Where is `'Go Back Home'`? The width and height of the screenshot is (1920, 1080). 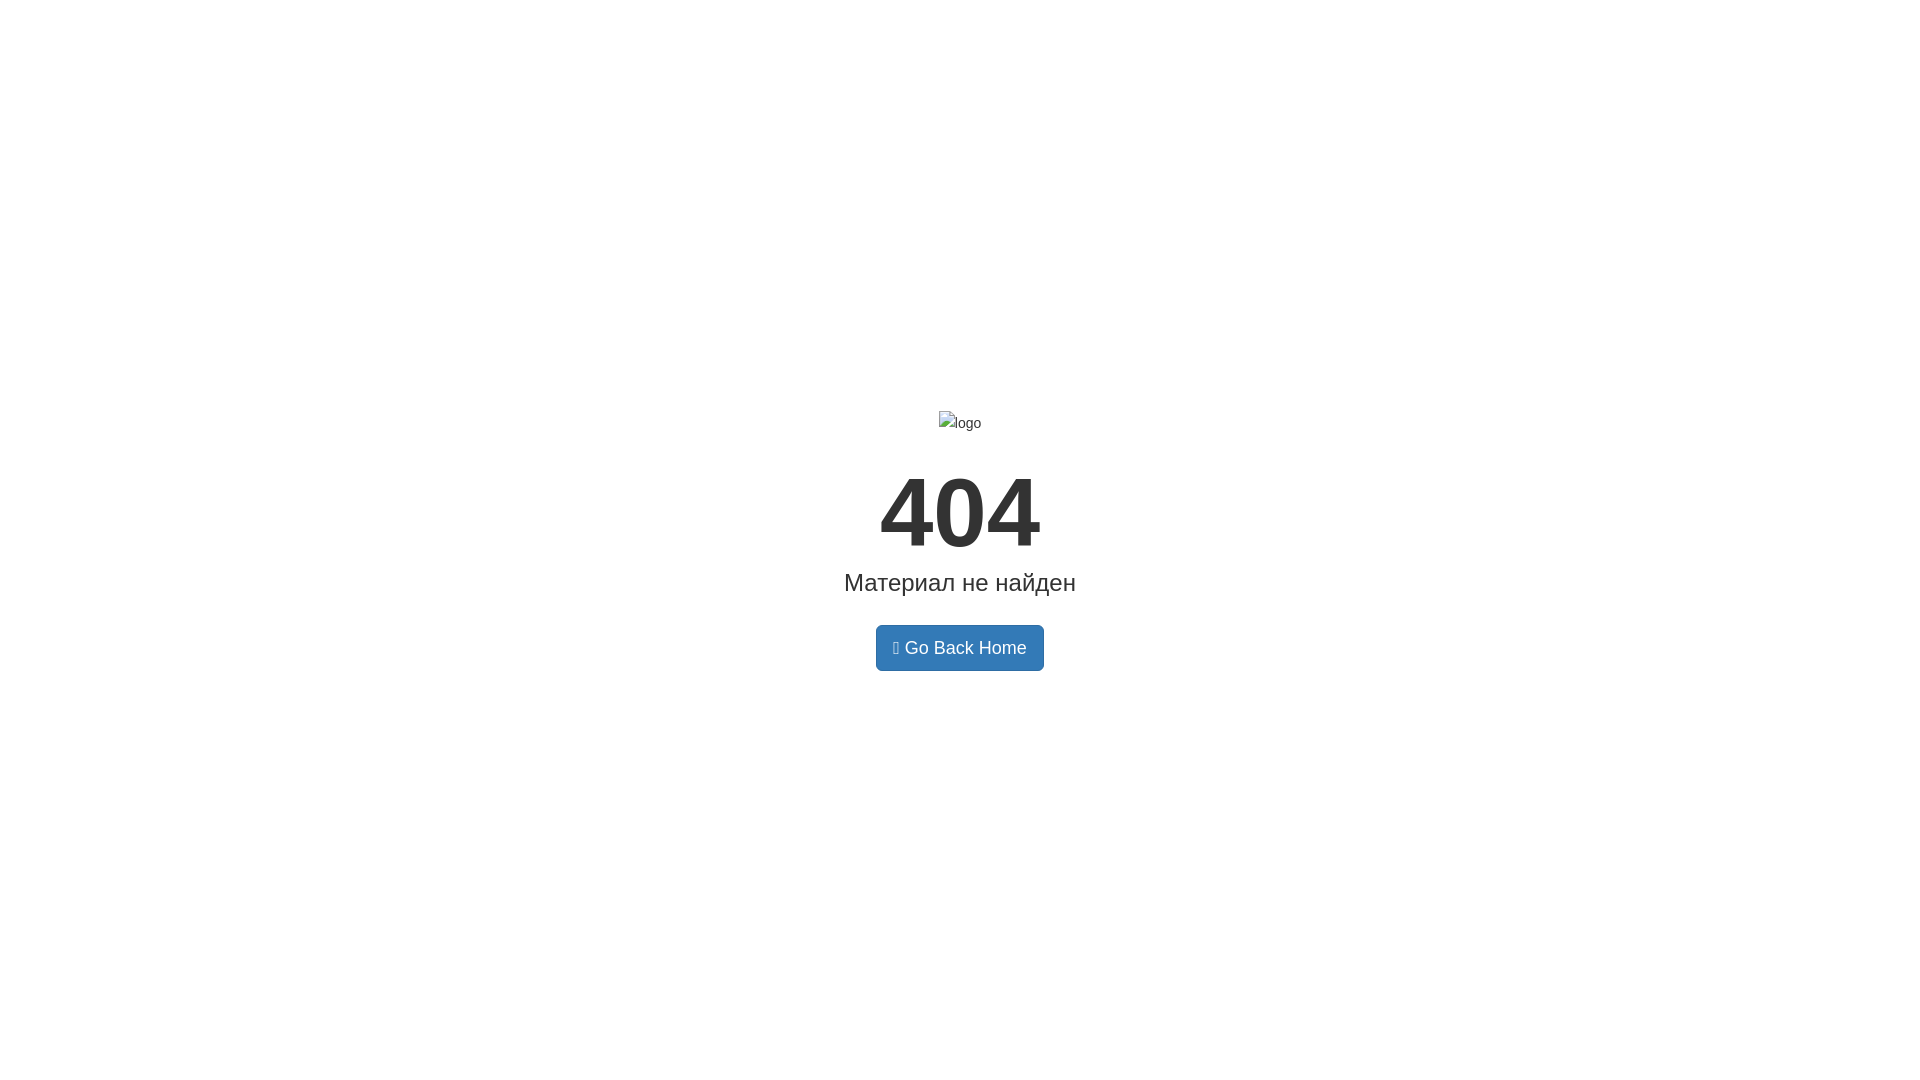 'Go Back Home' is located at coordinates (960, 648).